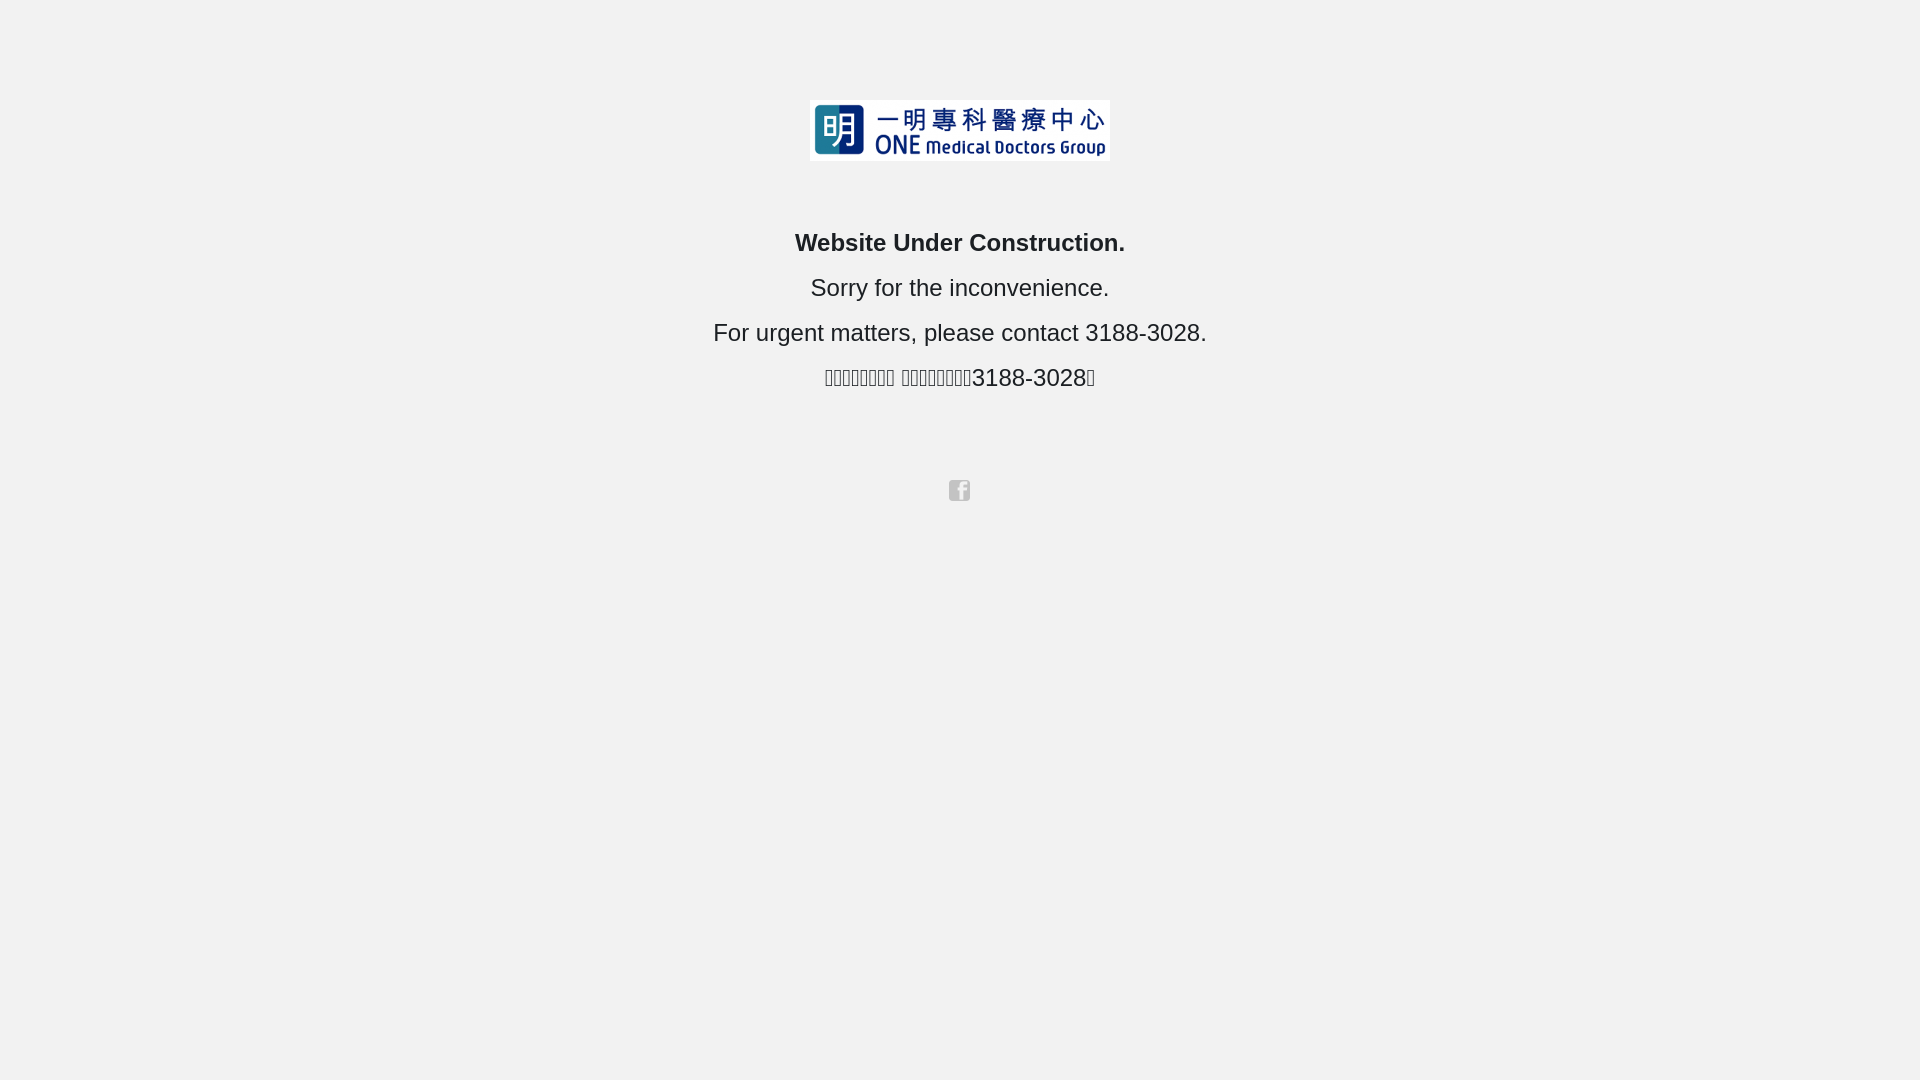 The image size is (1920, 1080). Describe the element at coordinates (948, 490) in the screenshot. I see `'facebook'` at that location.